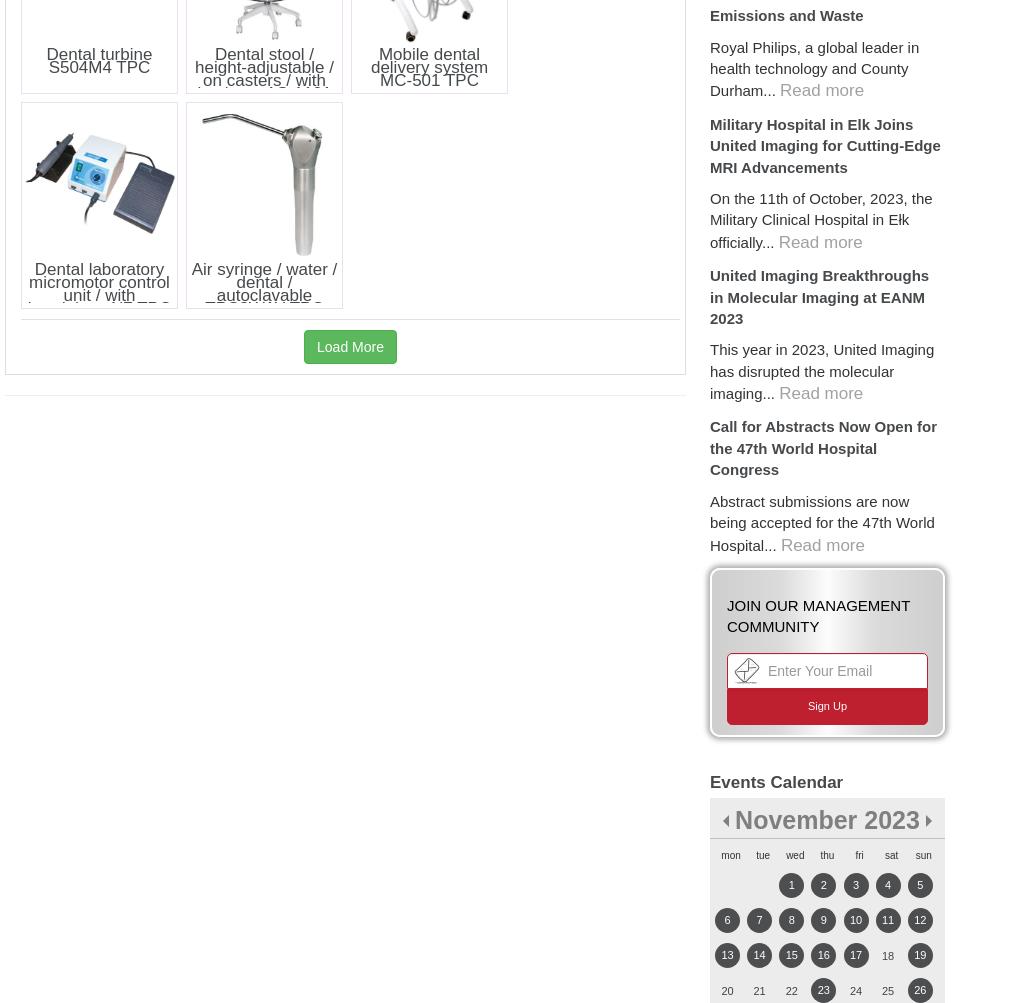  I want to click on 'Military Hospital in Elk Joins United Imaging for Cutting-Edge MRI Advancements', so click(824, 144).